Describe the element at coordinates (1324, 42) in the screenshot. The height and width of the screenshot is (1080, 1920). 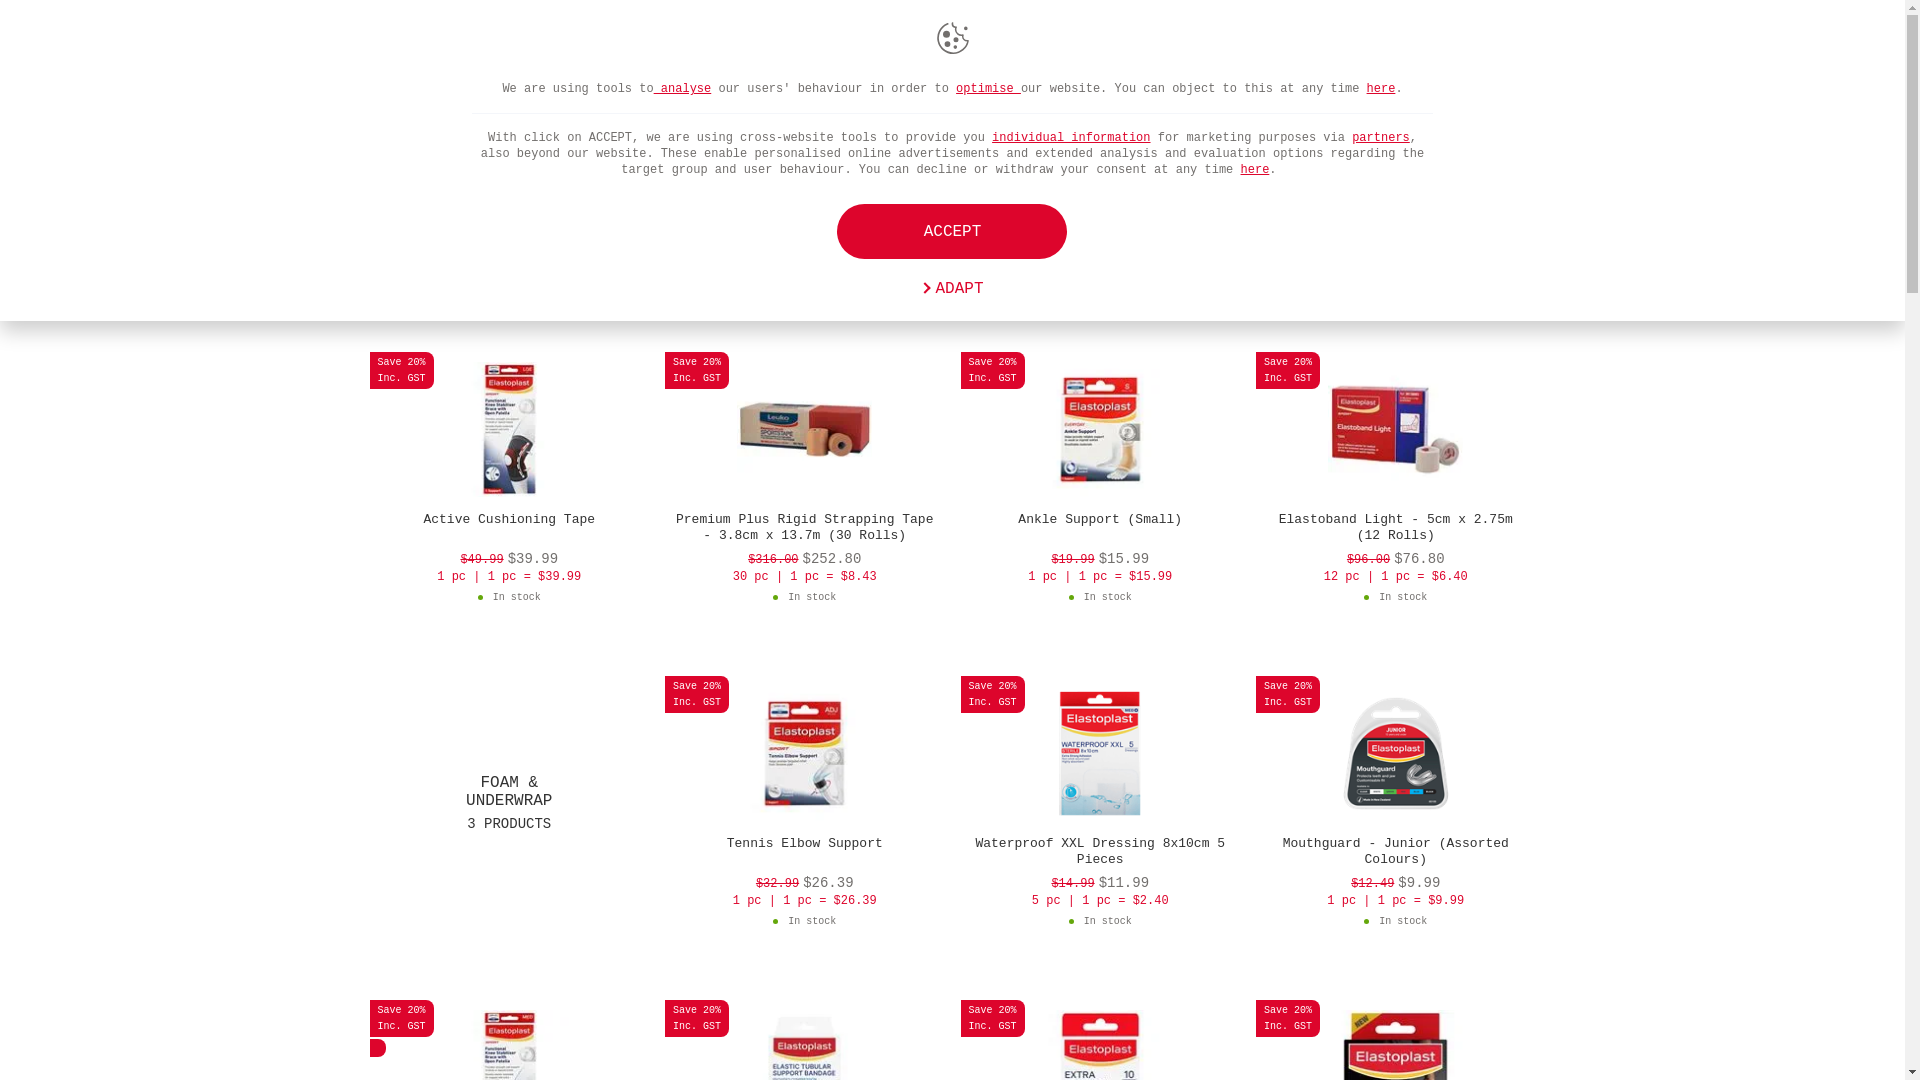
I see `'Go To Cart'` at that location.